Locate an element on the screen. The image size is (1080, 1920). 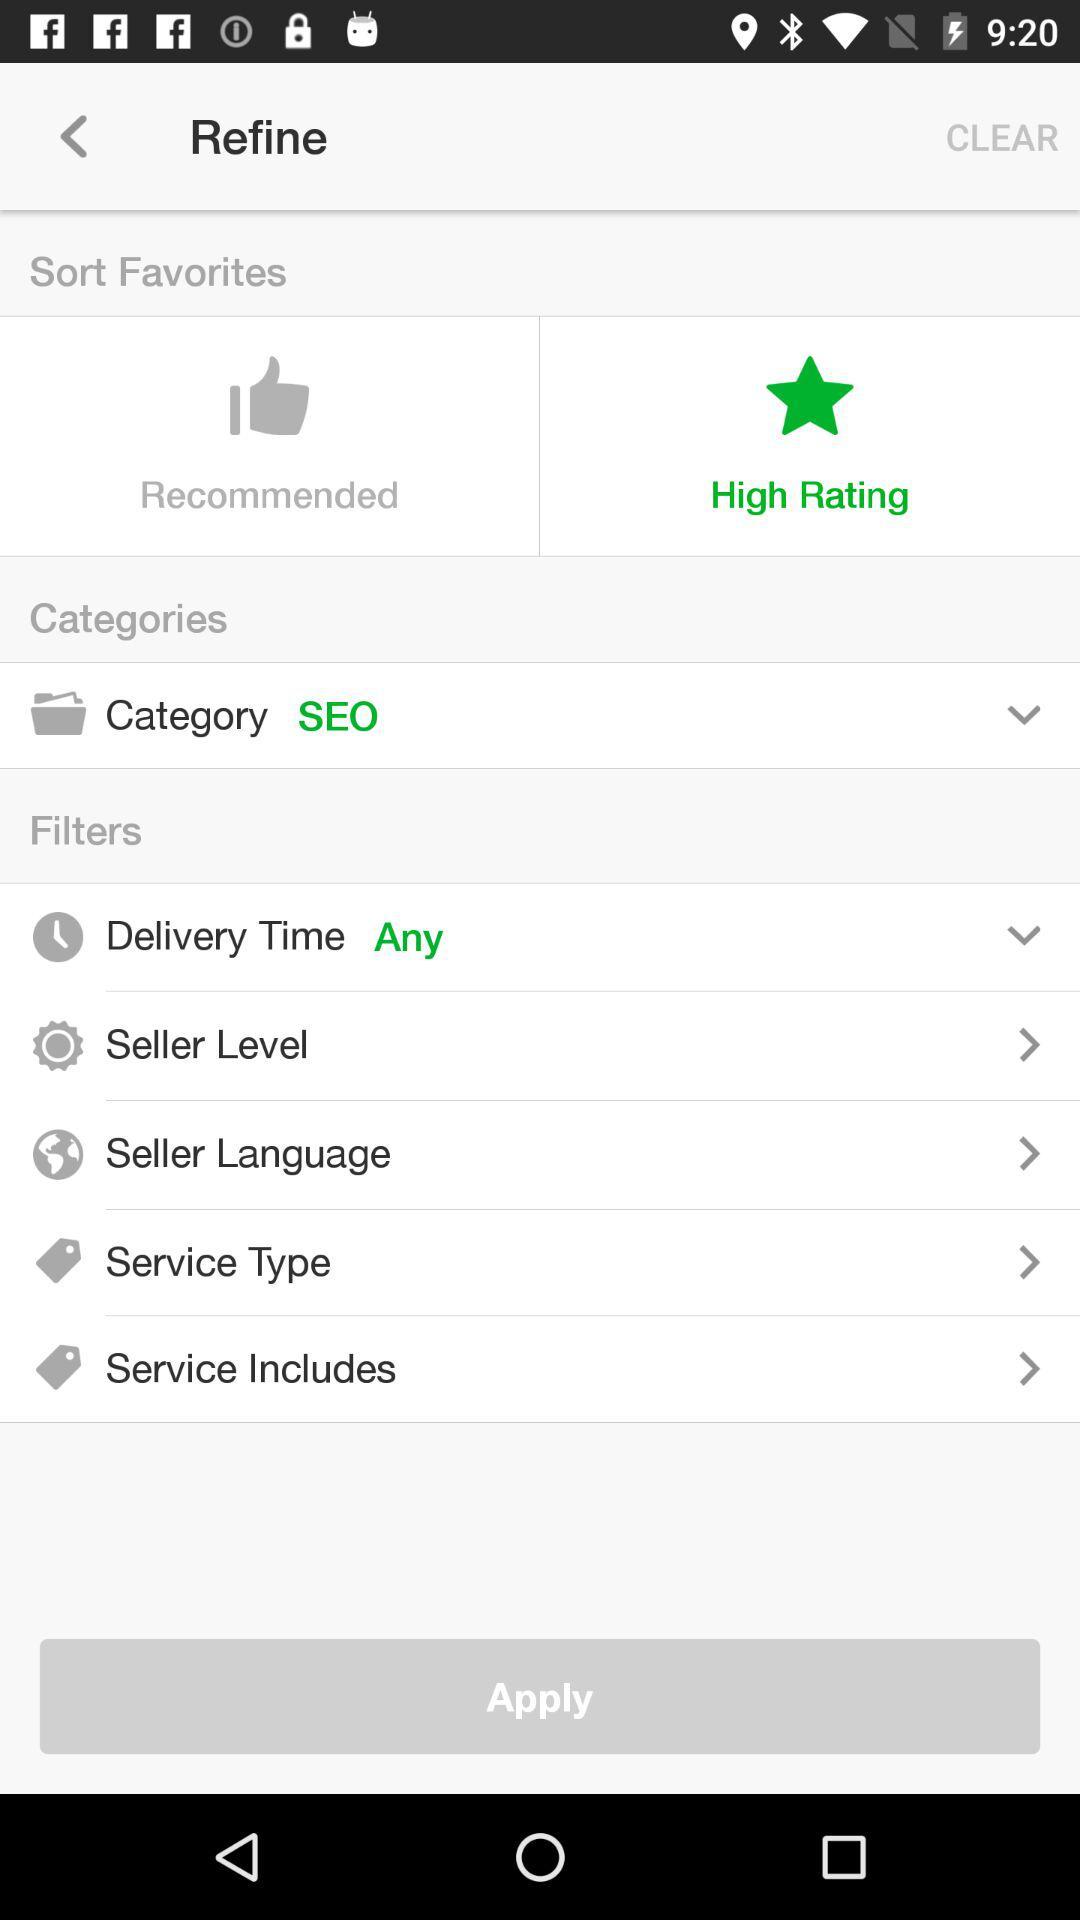
the icon to the right of refine icon is located at coordinates (997, 135).